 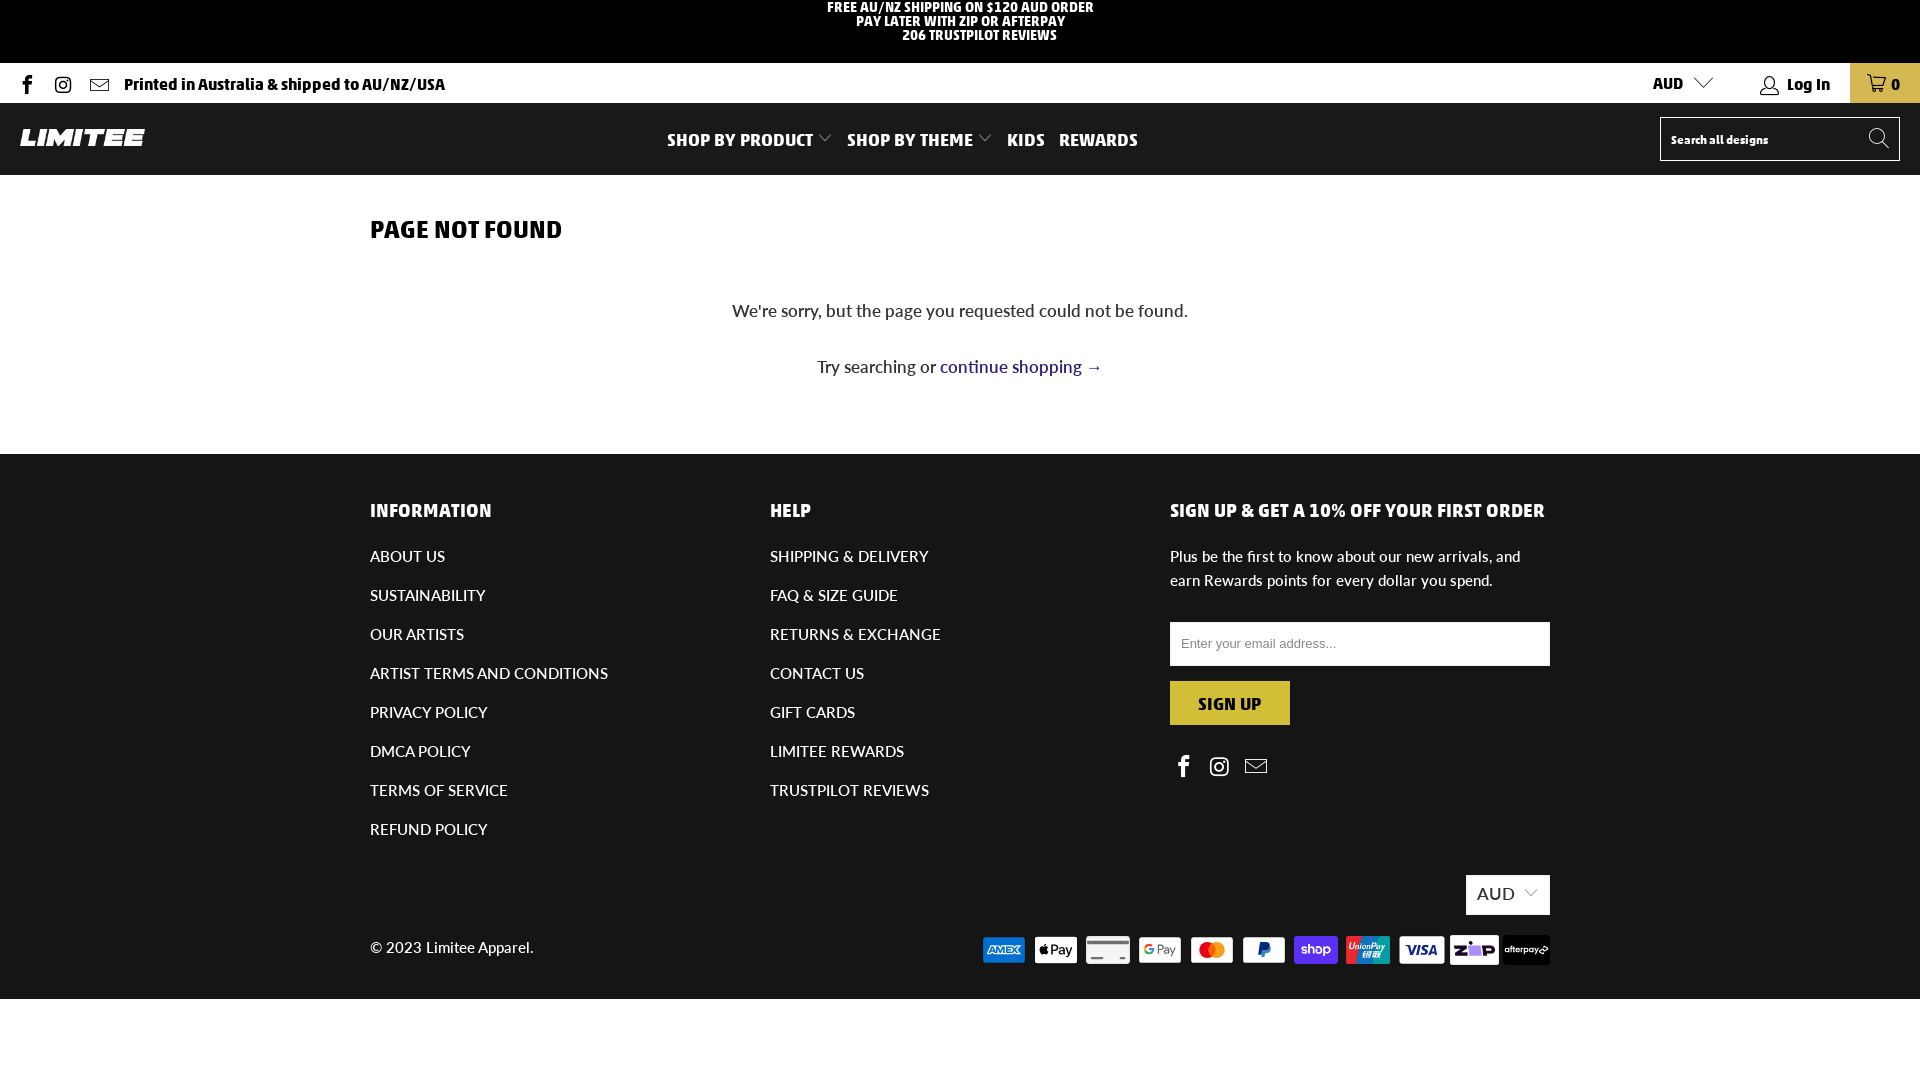 I want to click on 'Printed in Australia & shipped to AU/NZ/USA', so click(x=283, y=82).